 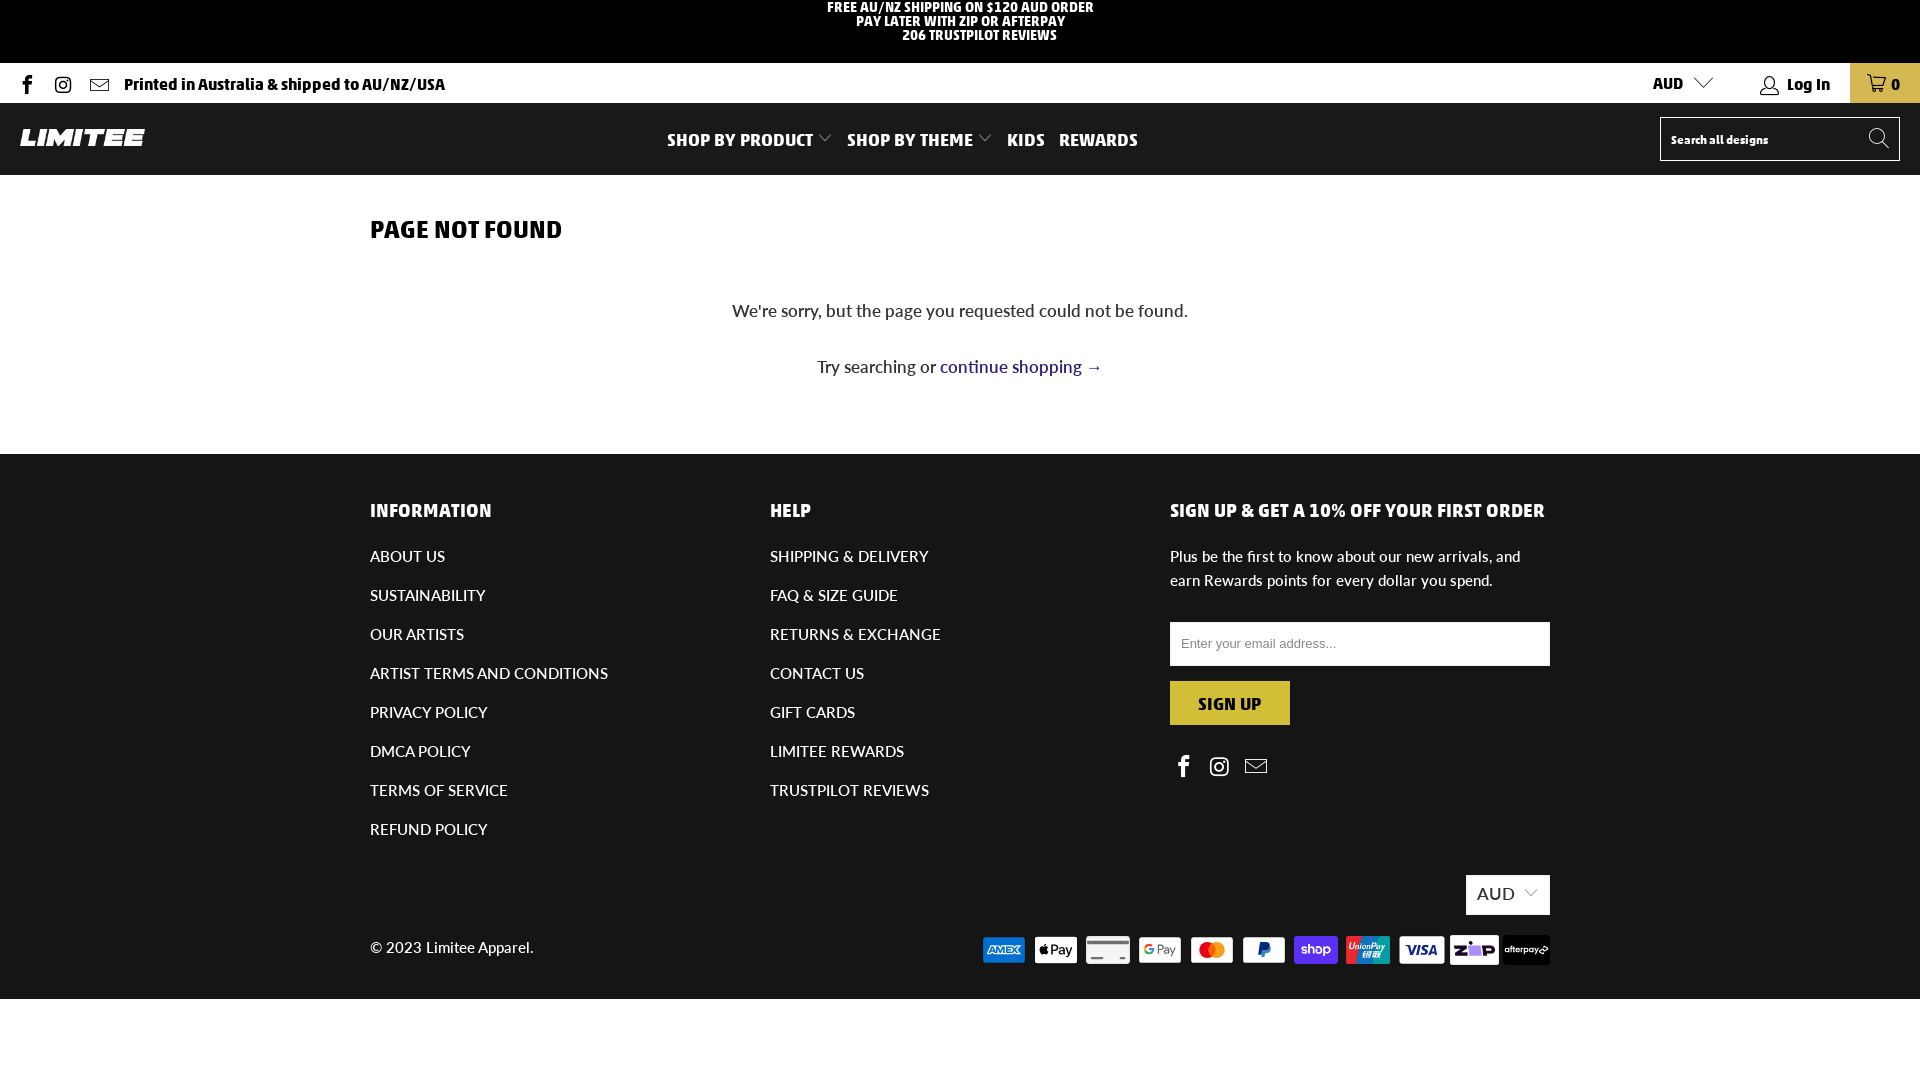 I want to click on 'Printed in Australia & shipped to AU/NZ/USA', so click(x=283, y=82).